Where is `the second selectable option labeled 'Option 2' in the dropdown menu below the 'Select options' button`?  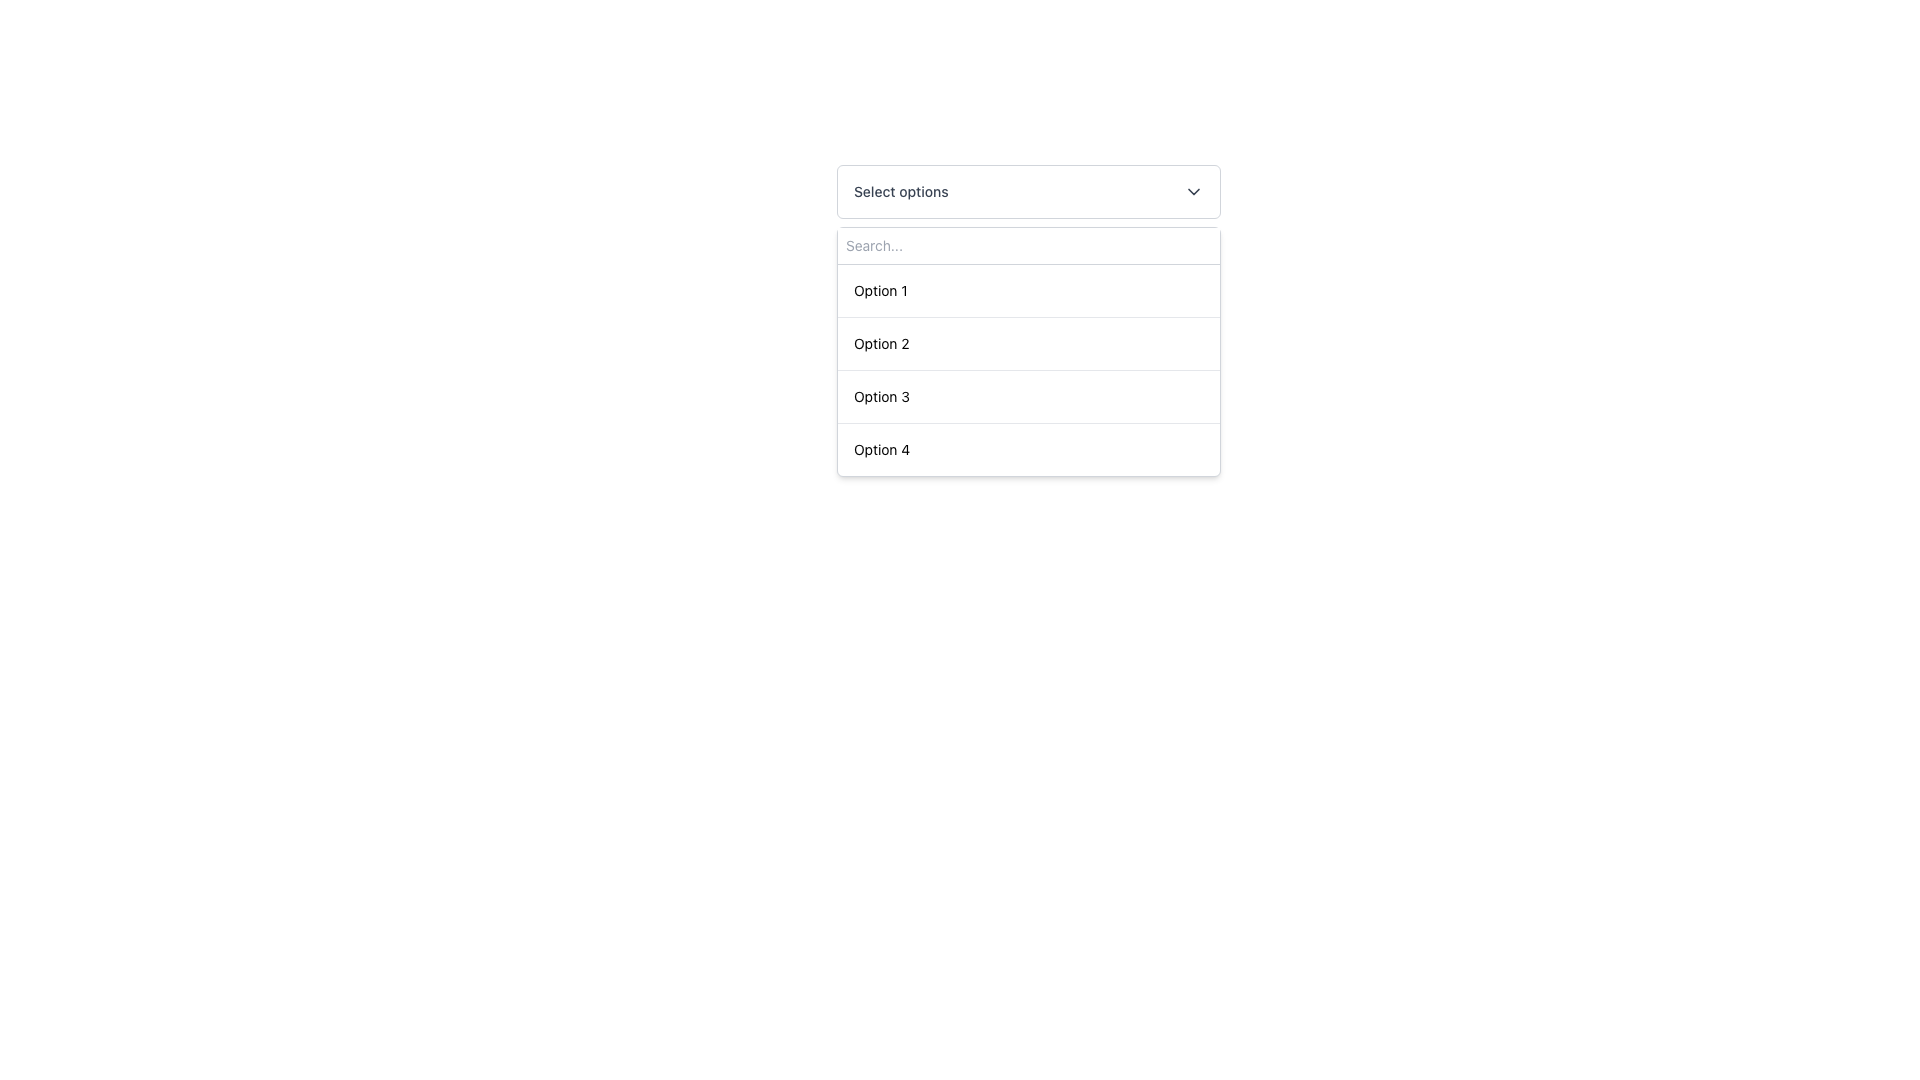 the second selectable option labeled 'Option 2' in the dropdown menu below the 'Select options' button is located at coordinates (1028, 350).